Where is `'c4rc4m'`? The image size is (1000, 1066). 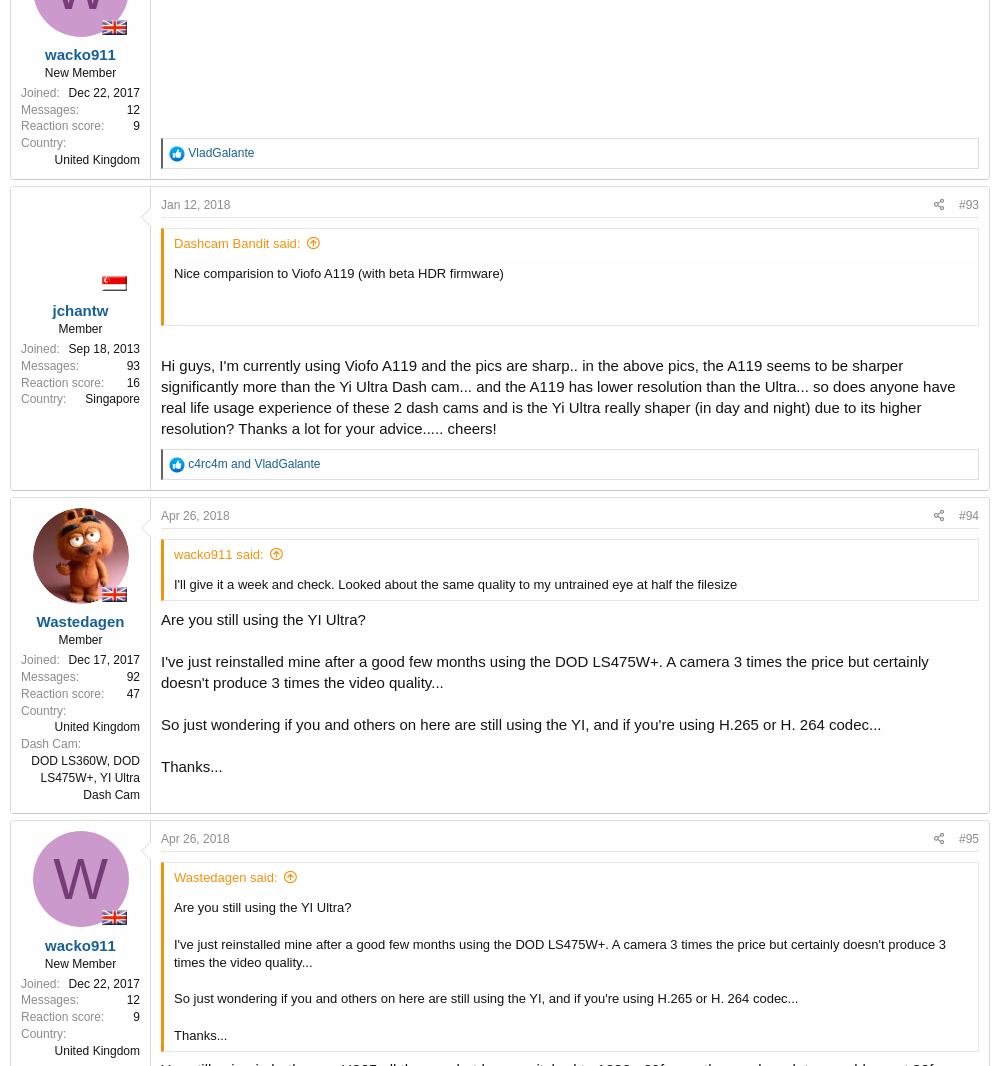 'c4rc4m' is located at coordinates (206, 462).